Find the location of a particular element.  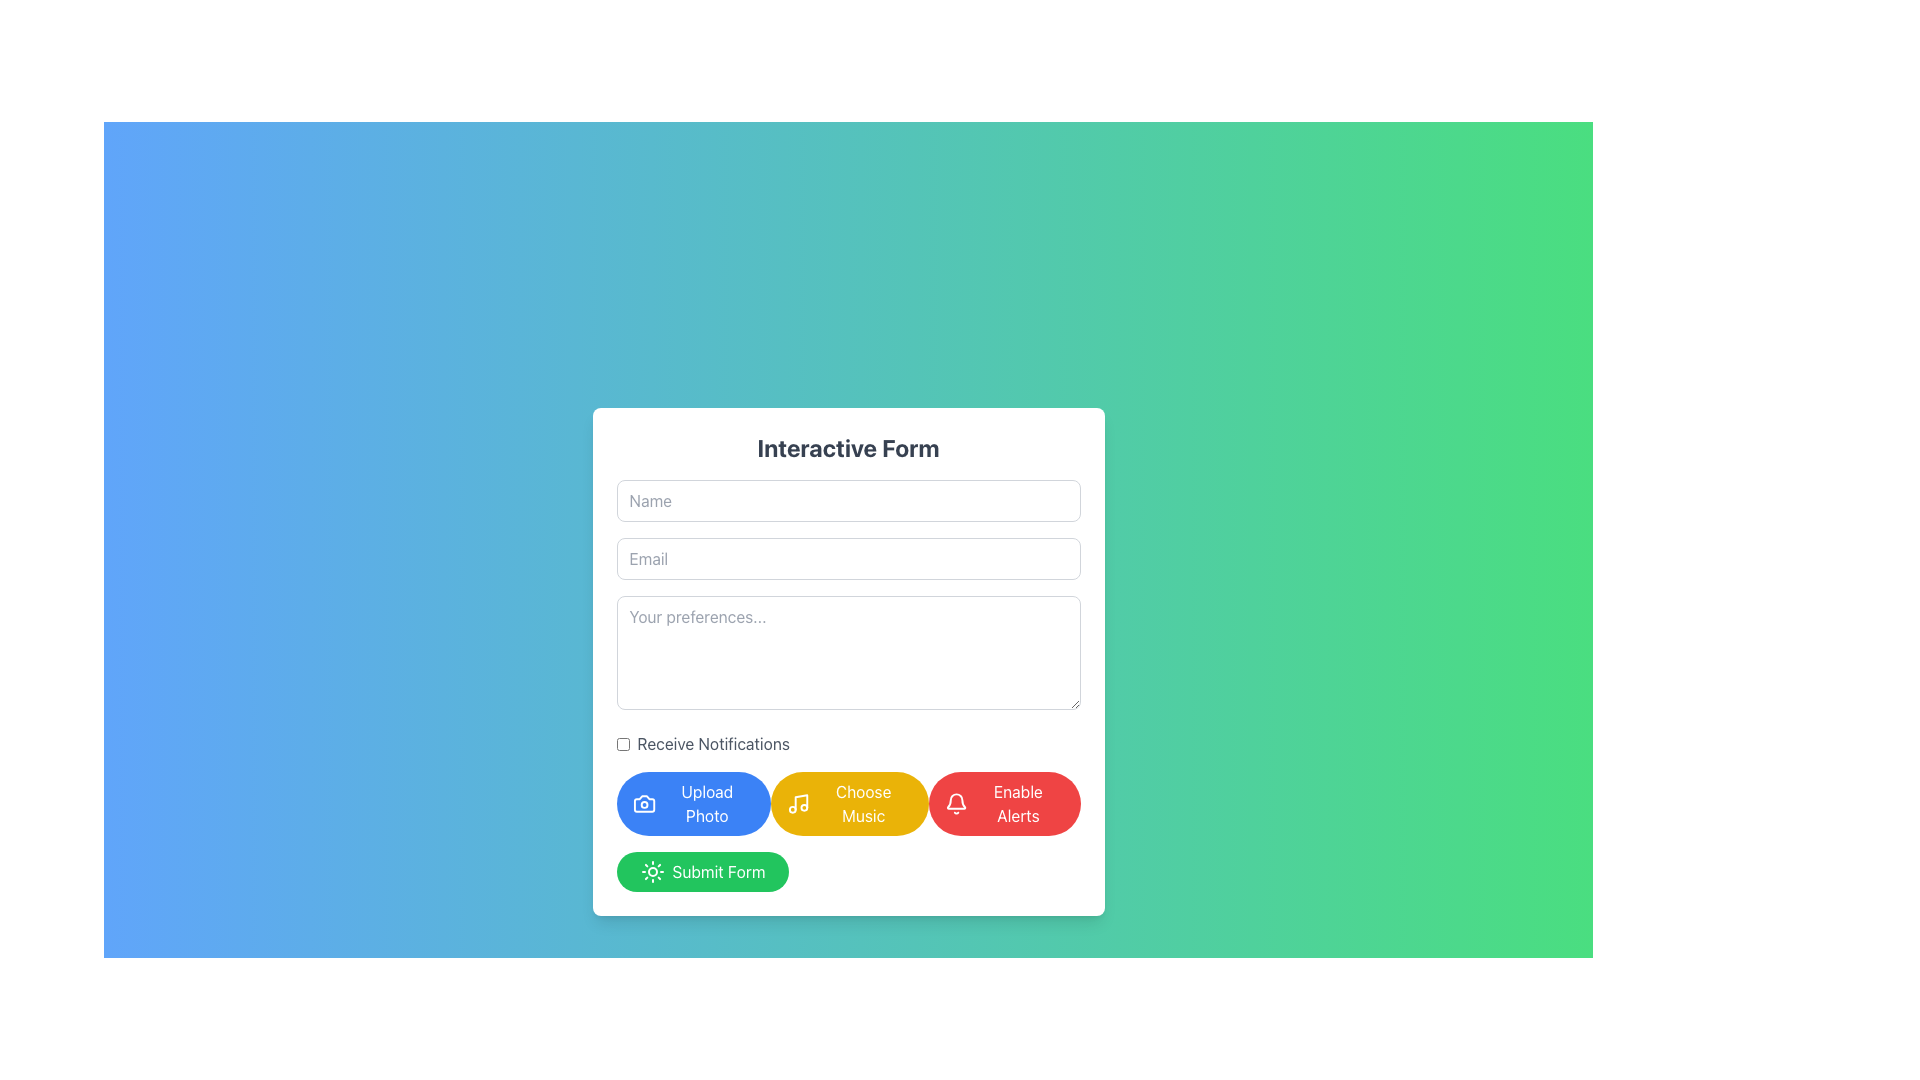

the sun icon located within the 'Submit Form' button at the bottom-left corner of the interactive form is located at coordinates (652, 870).